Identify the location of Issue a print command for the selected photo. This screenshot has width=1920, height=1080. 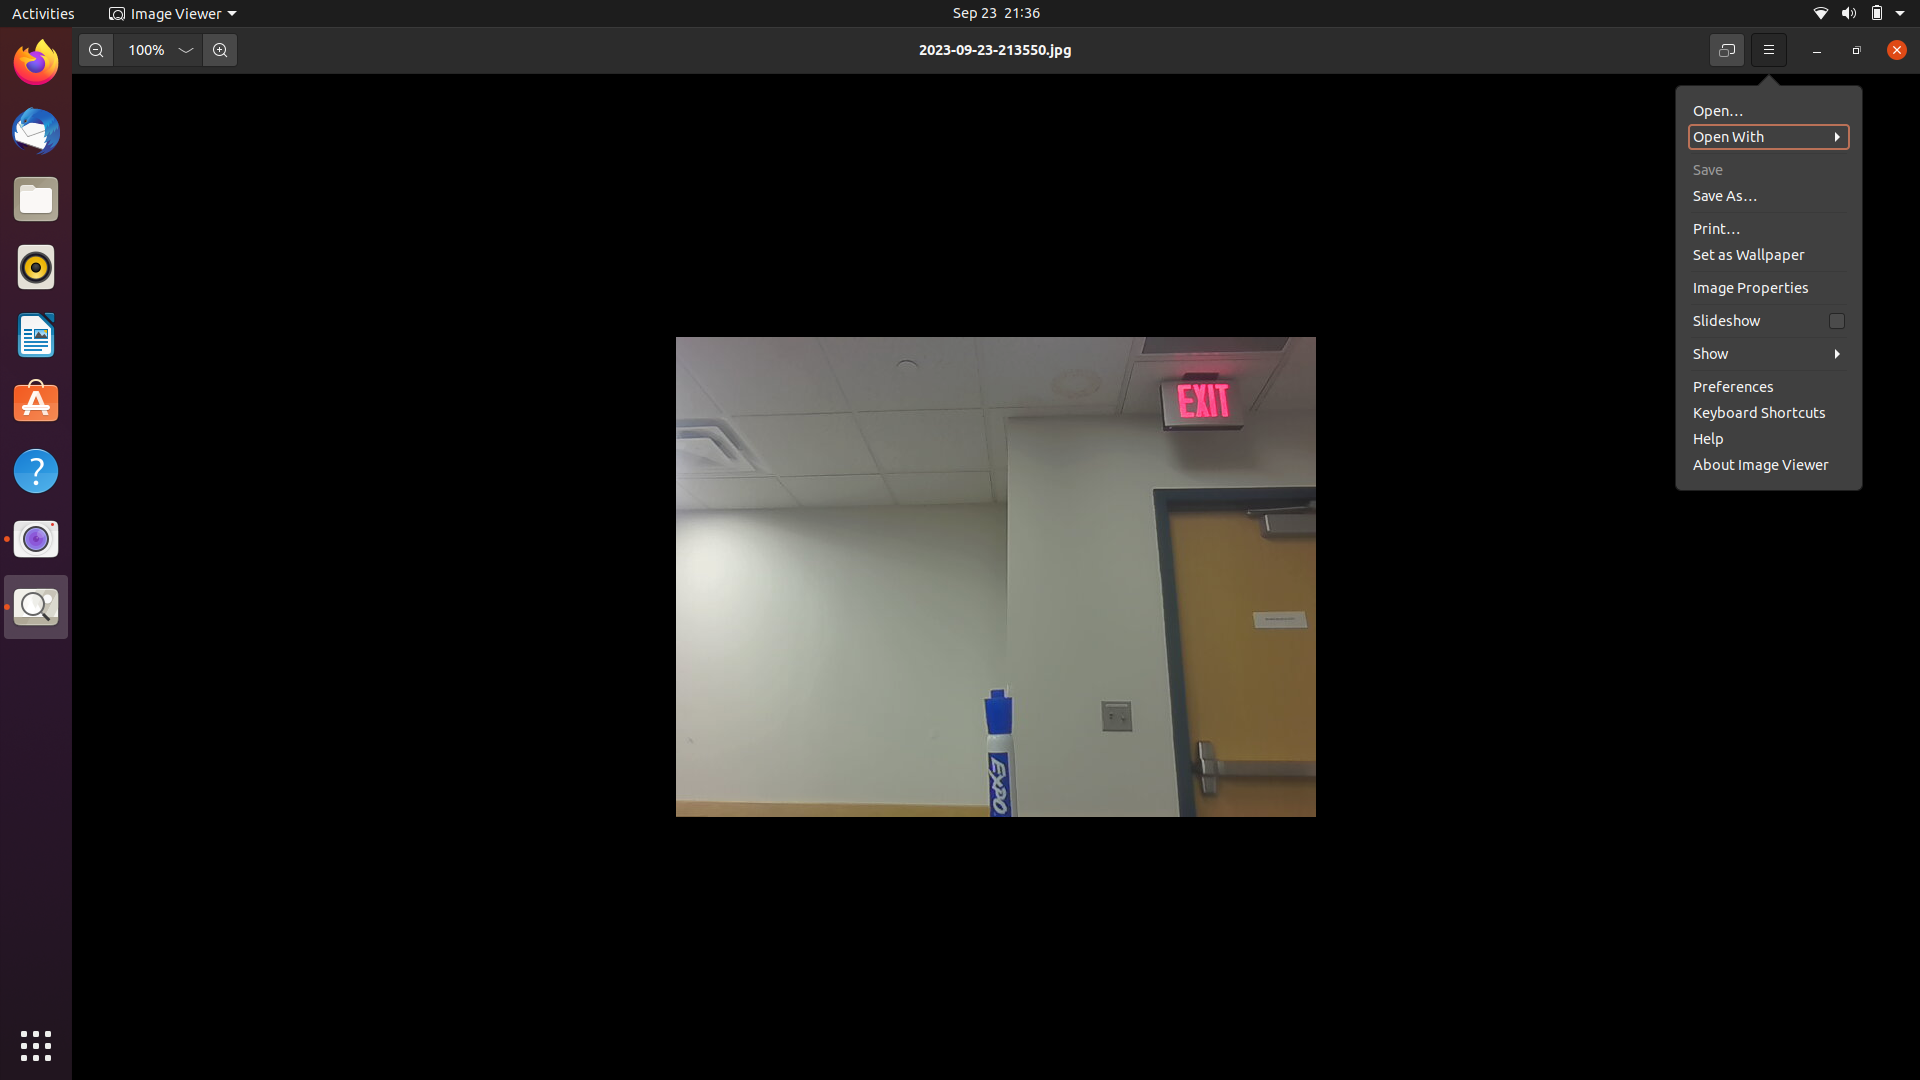
(1765, 192).